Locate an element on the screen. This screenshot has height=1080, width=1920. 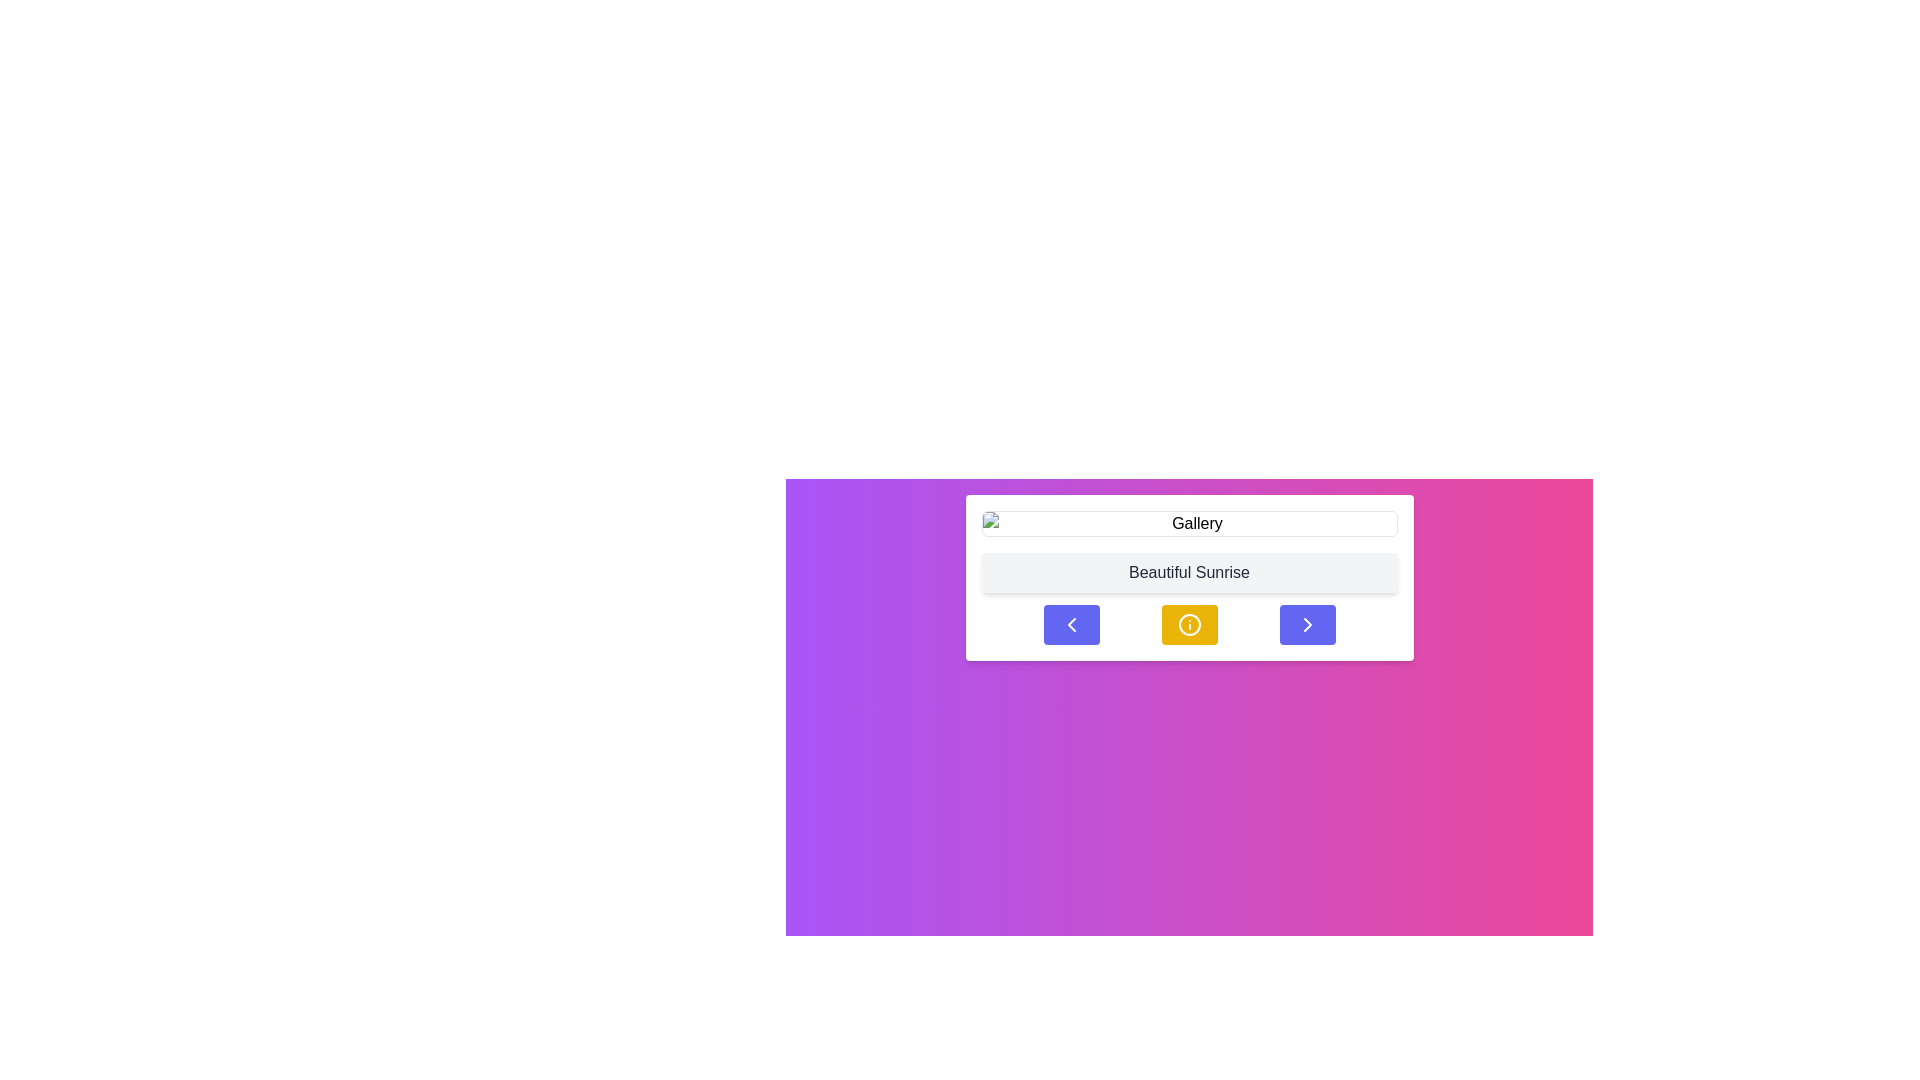
the static text display that shows 'Beautiful Sunrise', which is below the 'Gallery' image placeholder and above a row of buttons is located at coordinates (1189, 578).